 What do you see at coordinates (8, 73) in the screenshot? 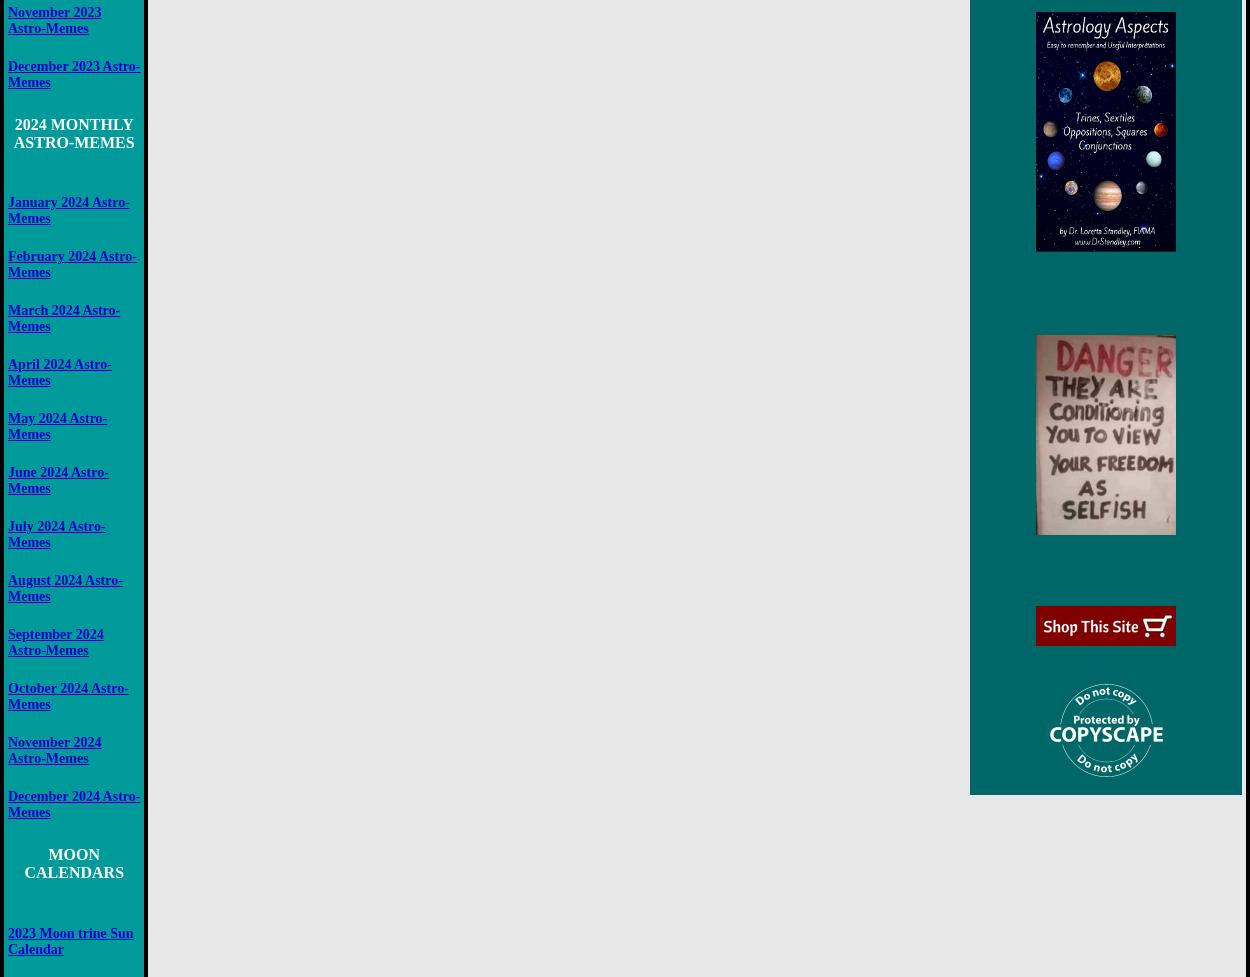
I see `'December 2023 Astro-Memes'` at bounding box center [8, 73].